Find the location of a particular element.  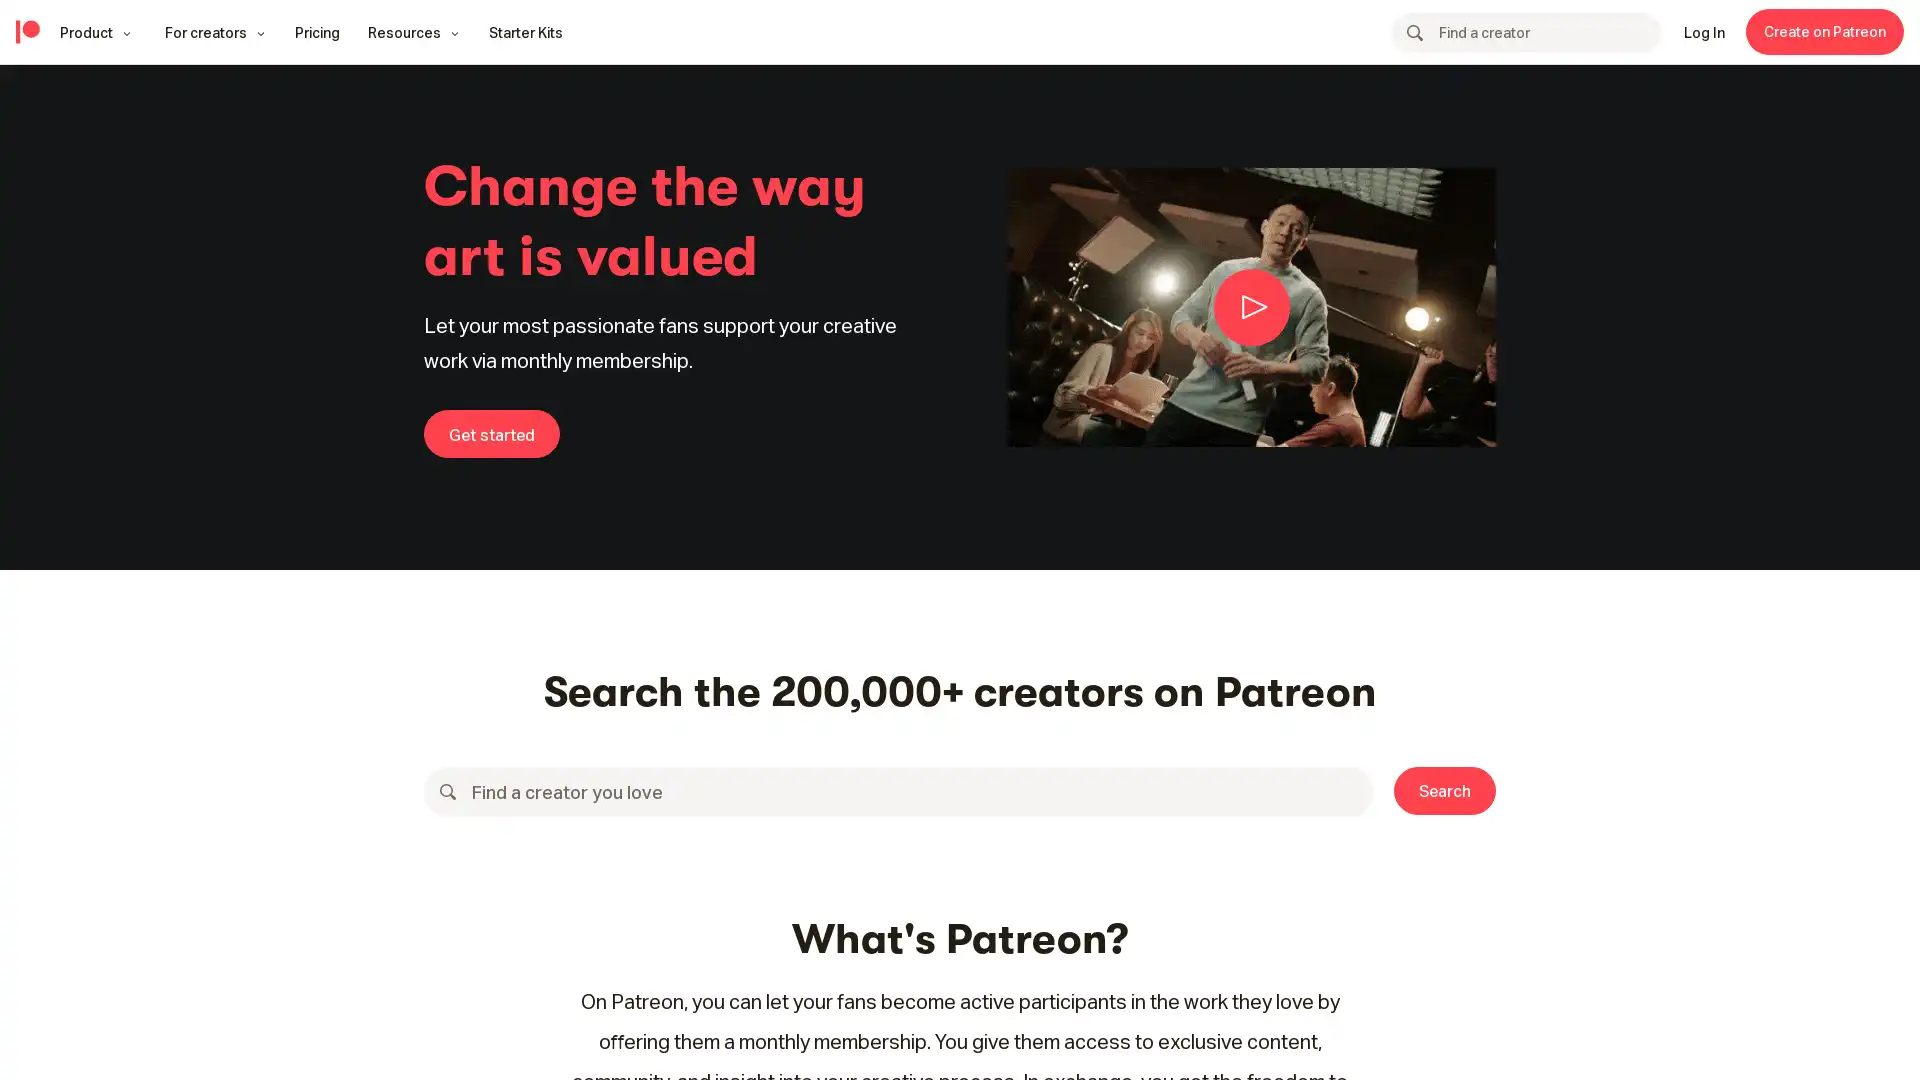

Accept is located at coordinates (185, 973).